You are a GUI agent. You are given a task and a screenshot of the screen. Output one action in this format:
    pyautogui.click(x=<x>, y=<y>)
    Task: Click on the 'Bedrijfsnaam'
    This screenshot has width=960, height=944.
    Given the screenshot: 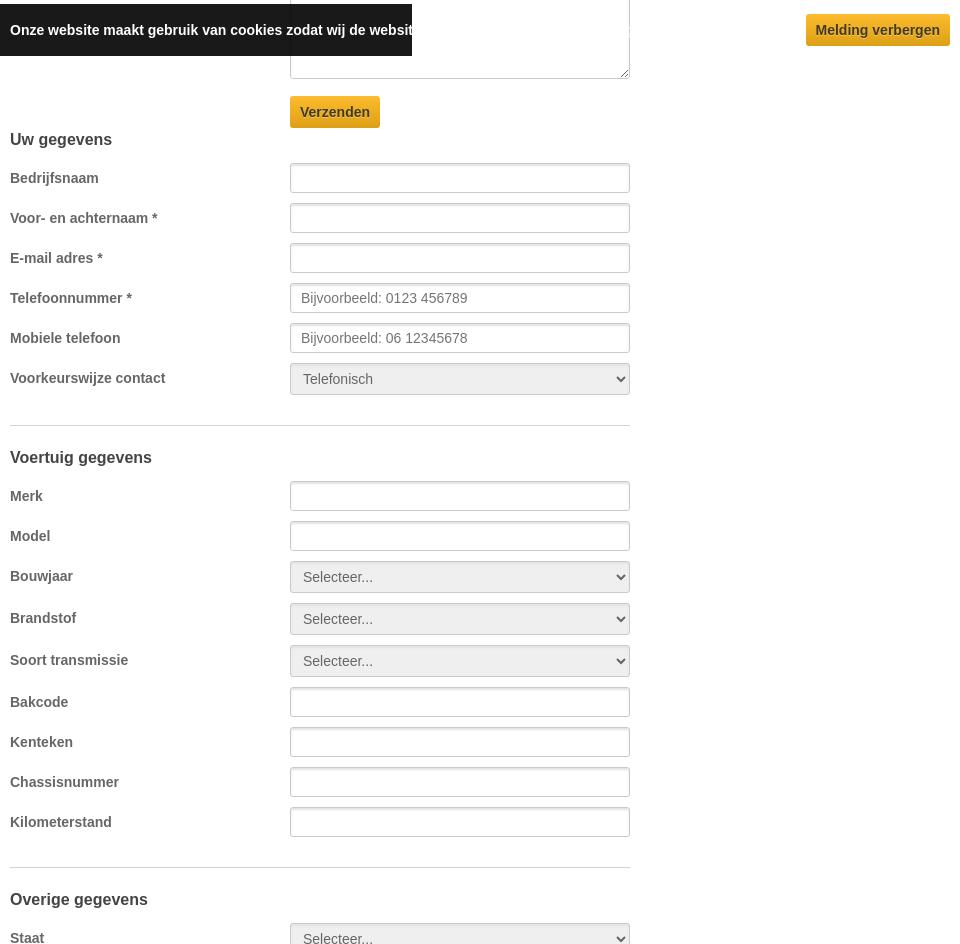 What is the action you would take?
    pyautogui.click(x=53, y=177)
    